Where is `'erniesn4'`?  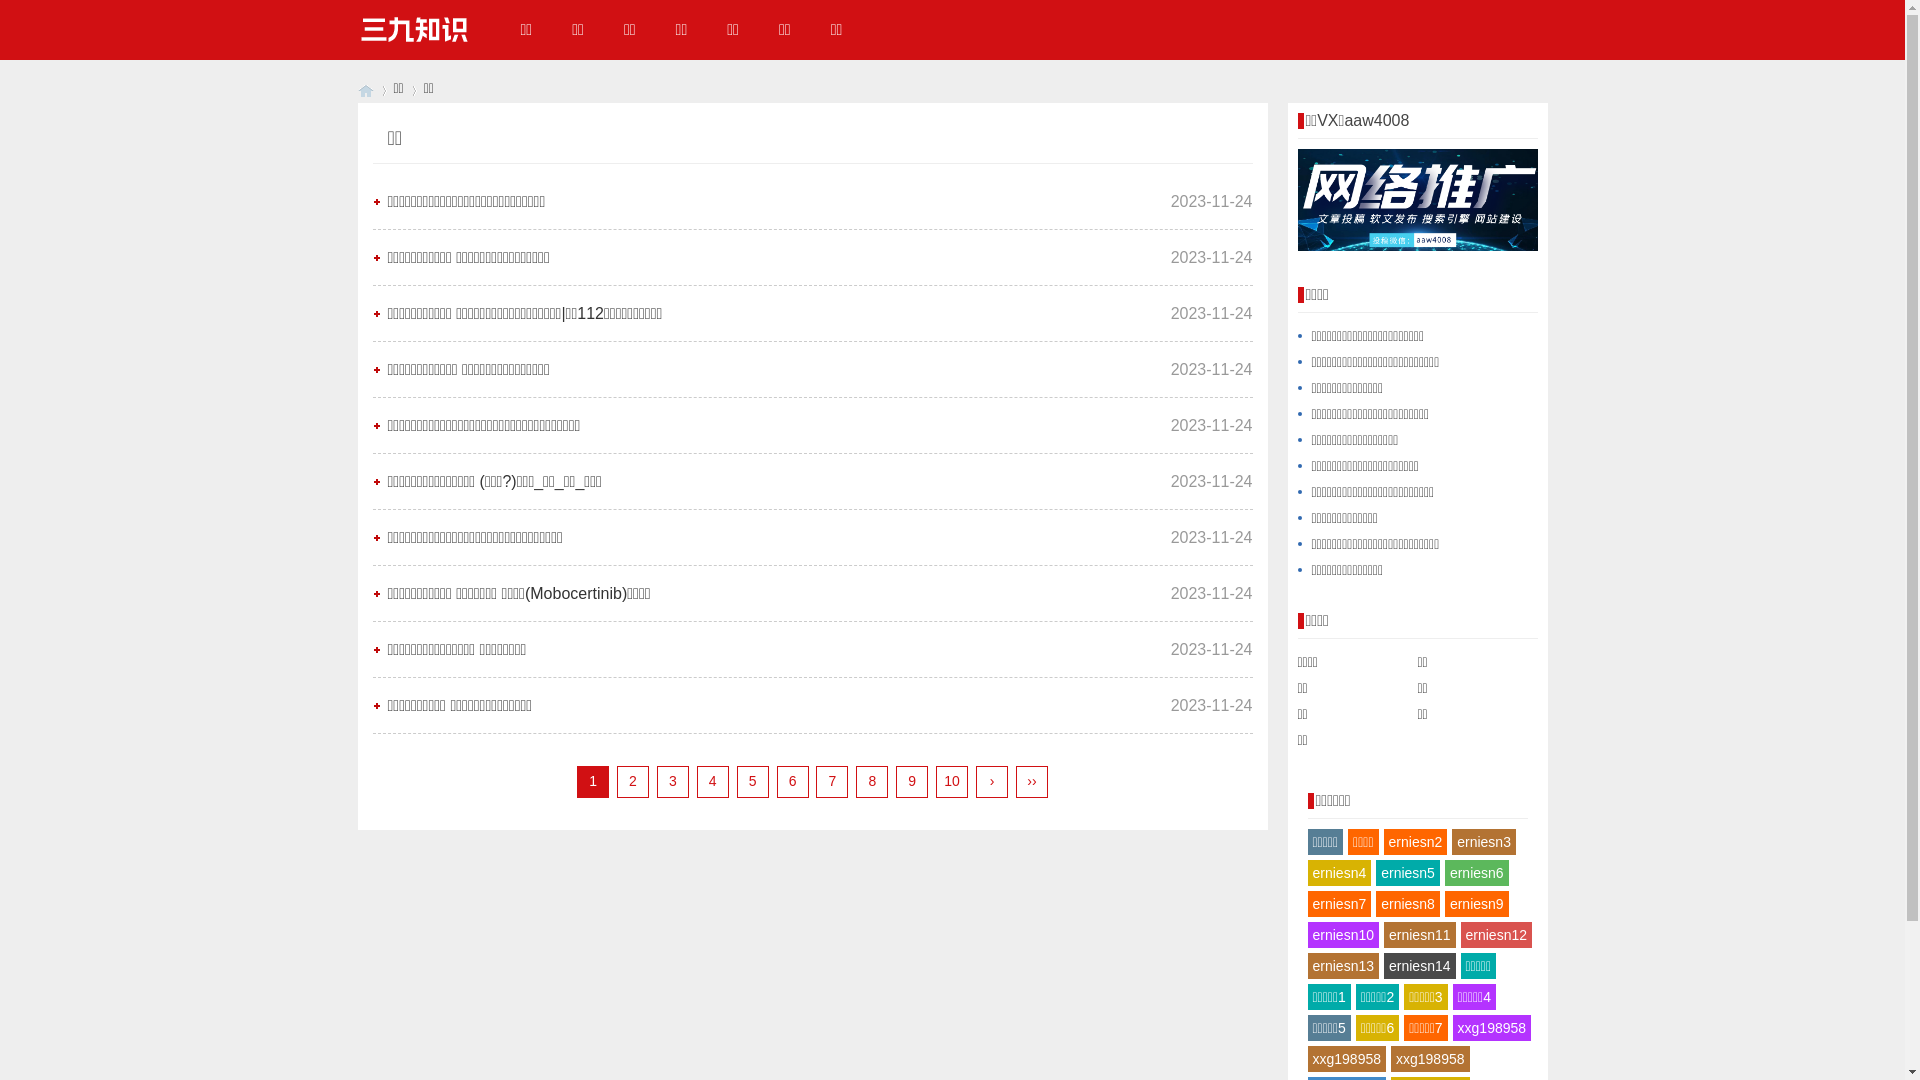
'erniesn4' is located at coordinates (1308, 871).